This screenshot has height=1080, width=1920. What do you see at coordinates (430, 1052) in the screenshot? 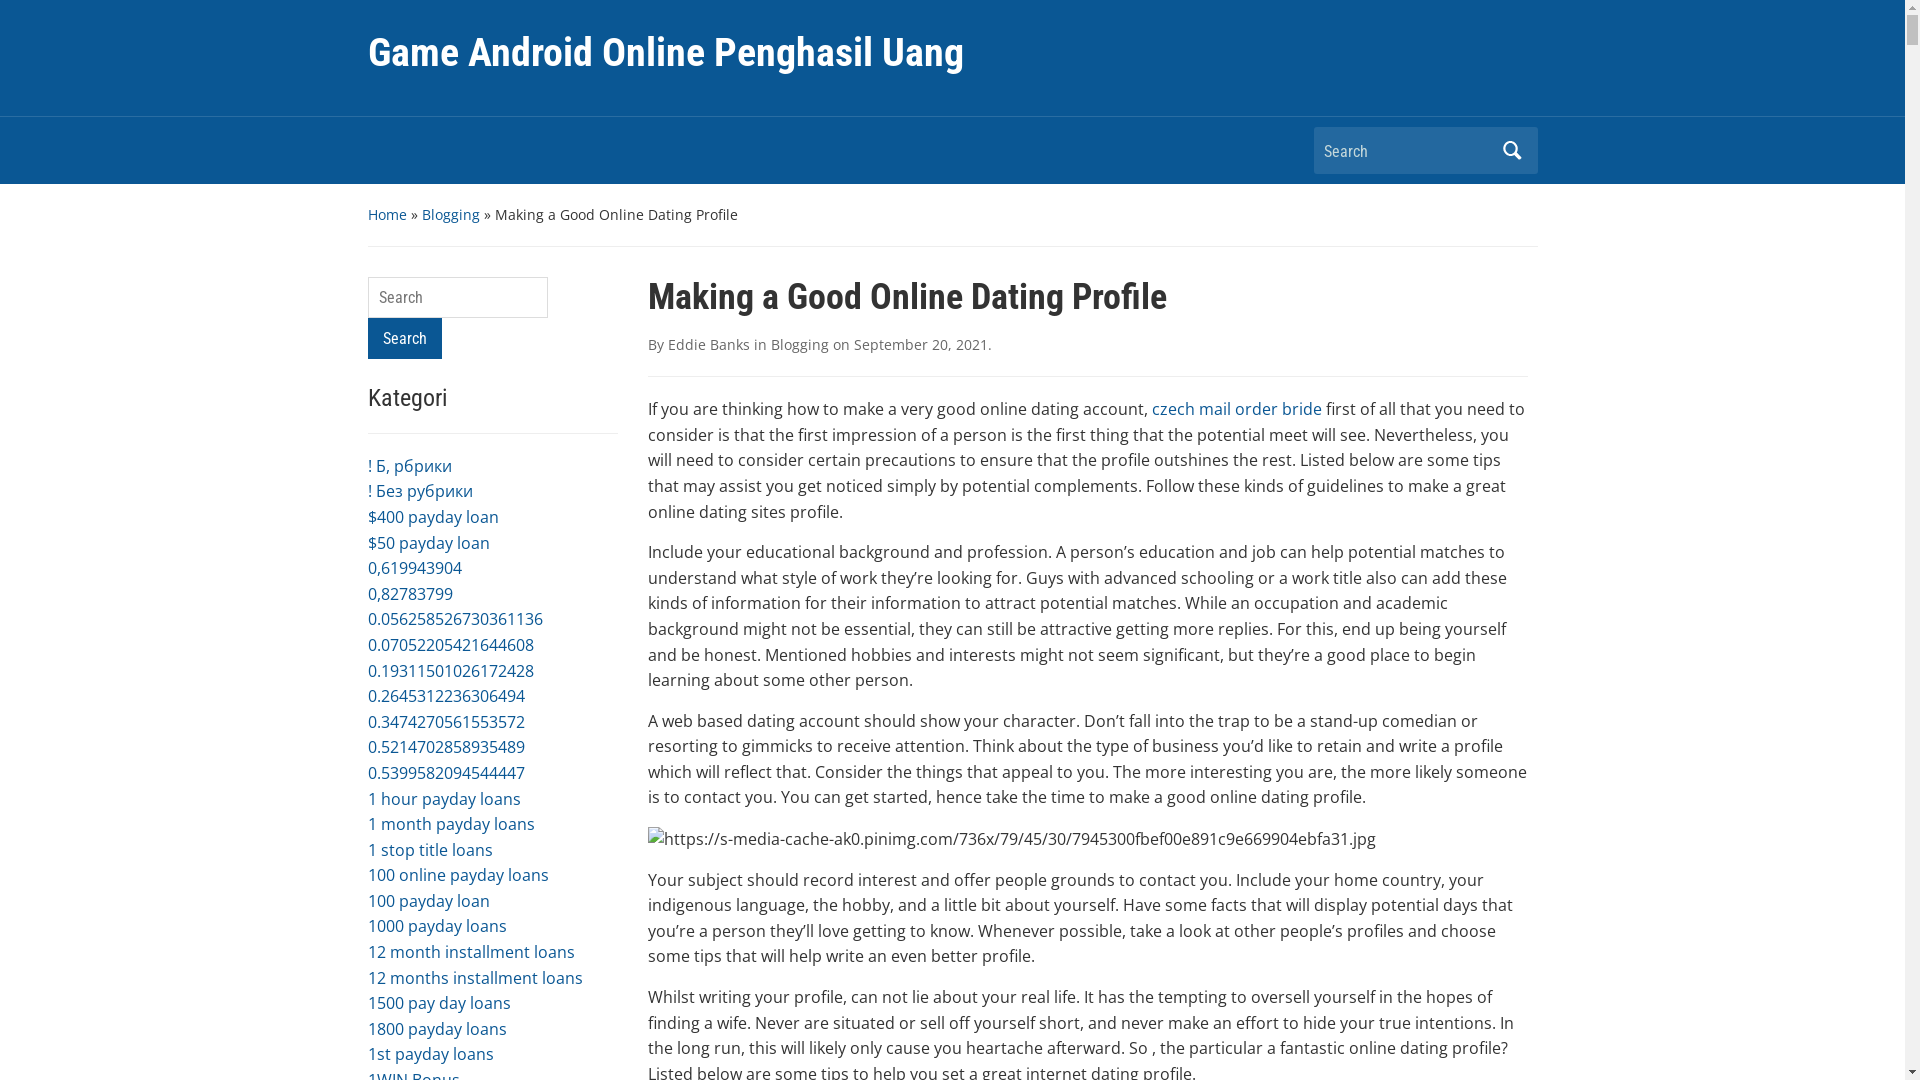
I see `'1st payday loans'` at bounding box center [430, 1052].